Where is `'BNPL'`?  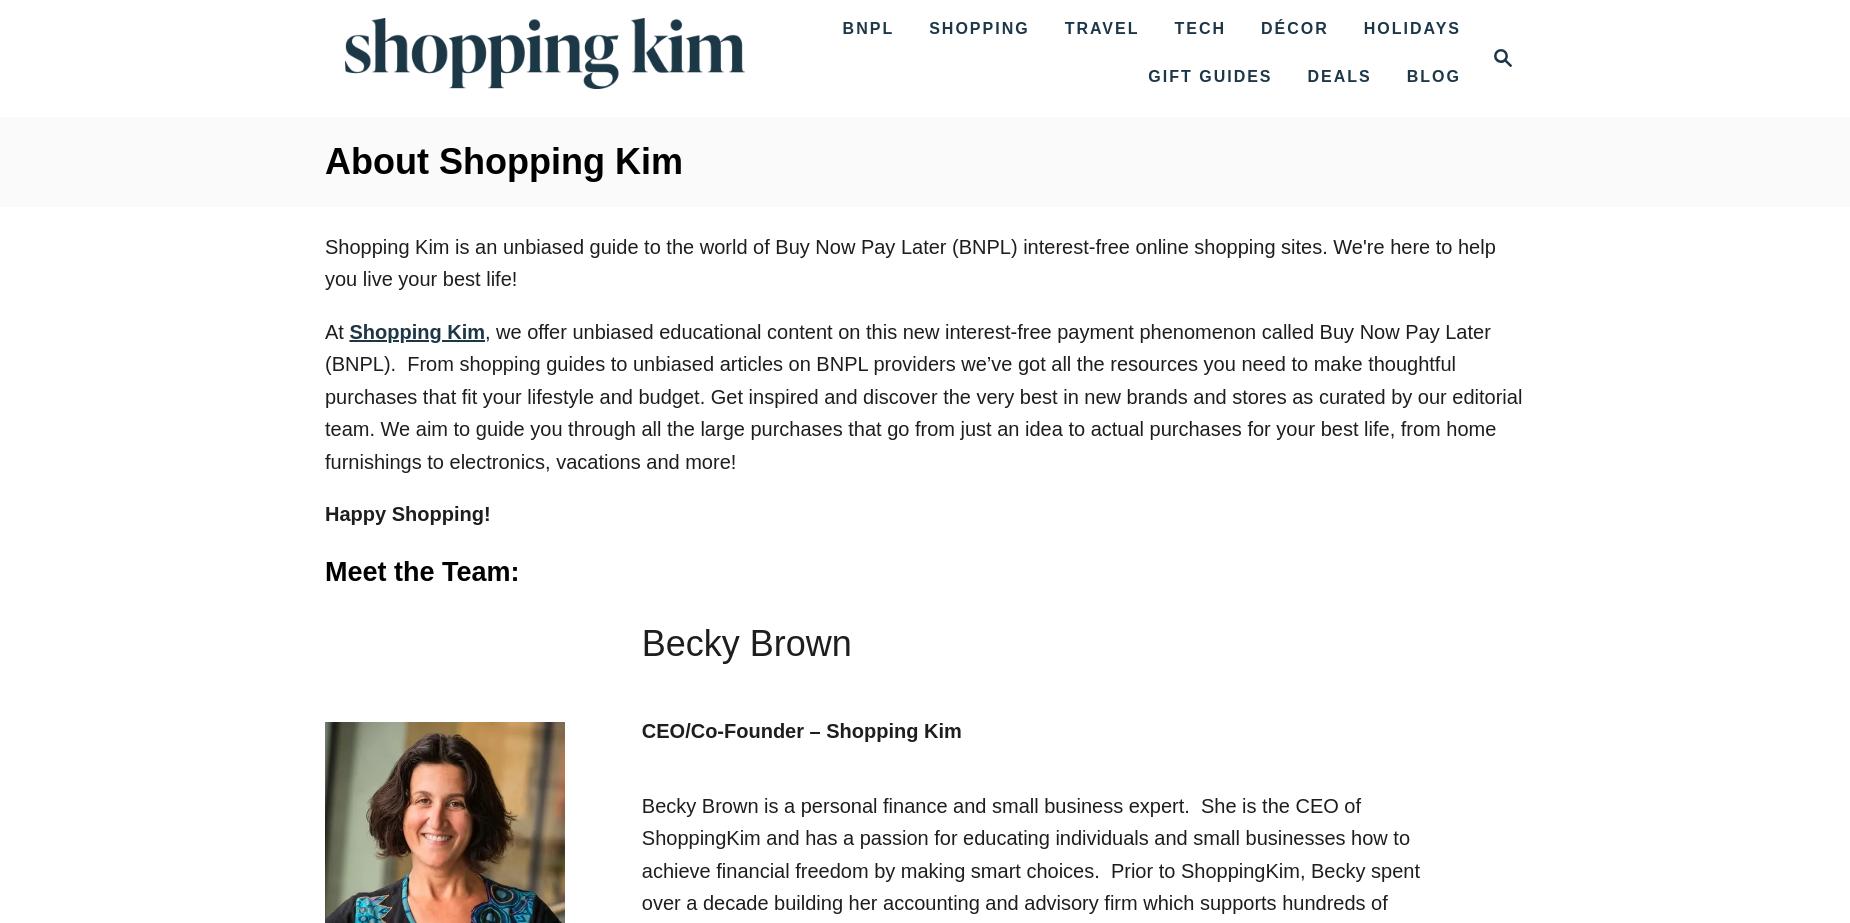
'BNPL' is located at coordinates (868, 28).